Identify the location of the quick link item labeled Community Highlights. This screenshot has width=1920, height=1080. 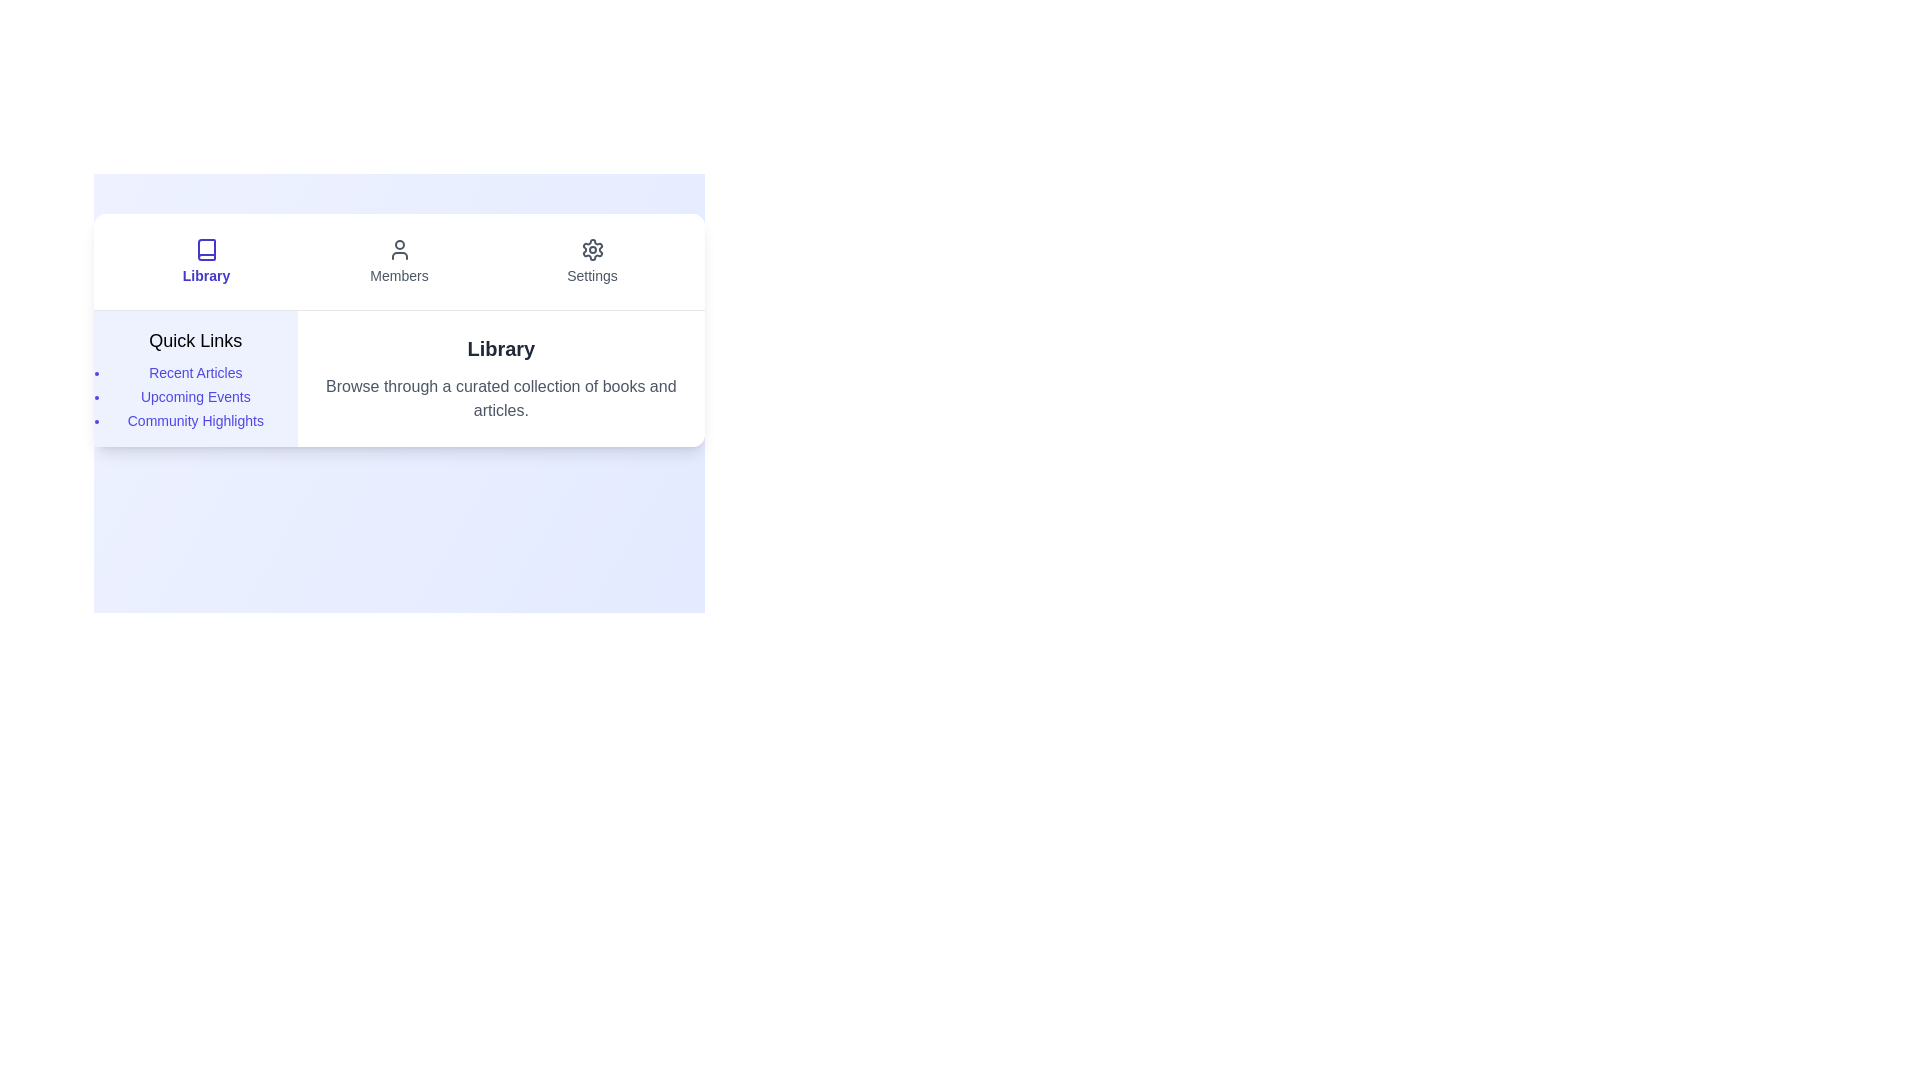
(195, 419).